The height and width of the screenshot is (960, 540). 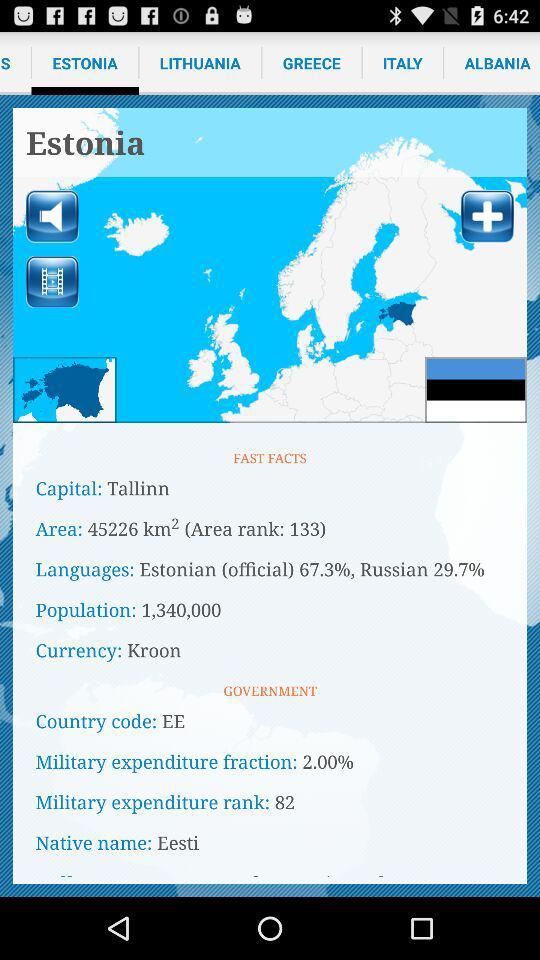 What do you see at coordinates (486, 216) in the screenshot?
I see `information` at bounding box center [486, 216].